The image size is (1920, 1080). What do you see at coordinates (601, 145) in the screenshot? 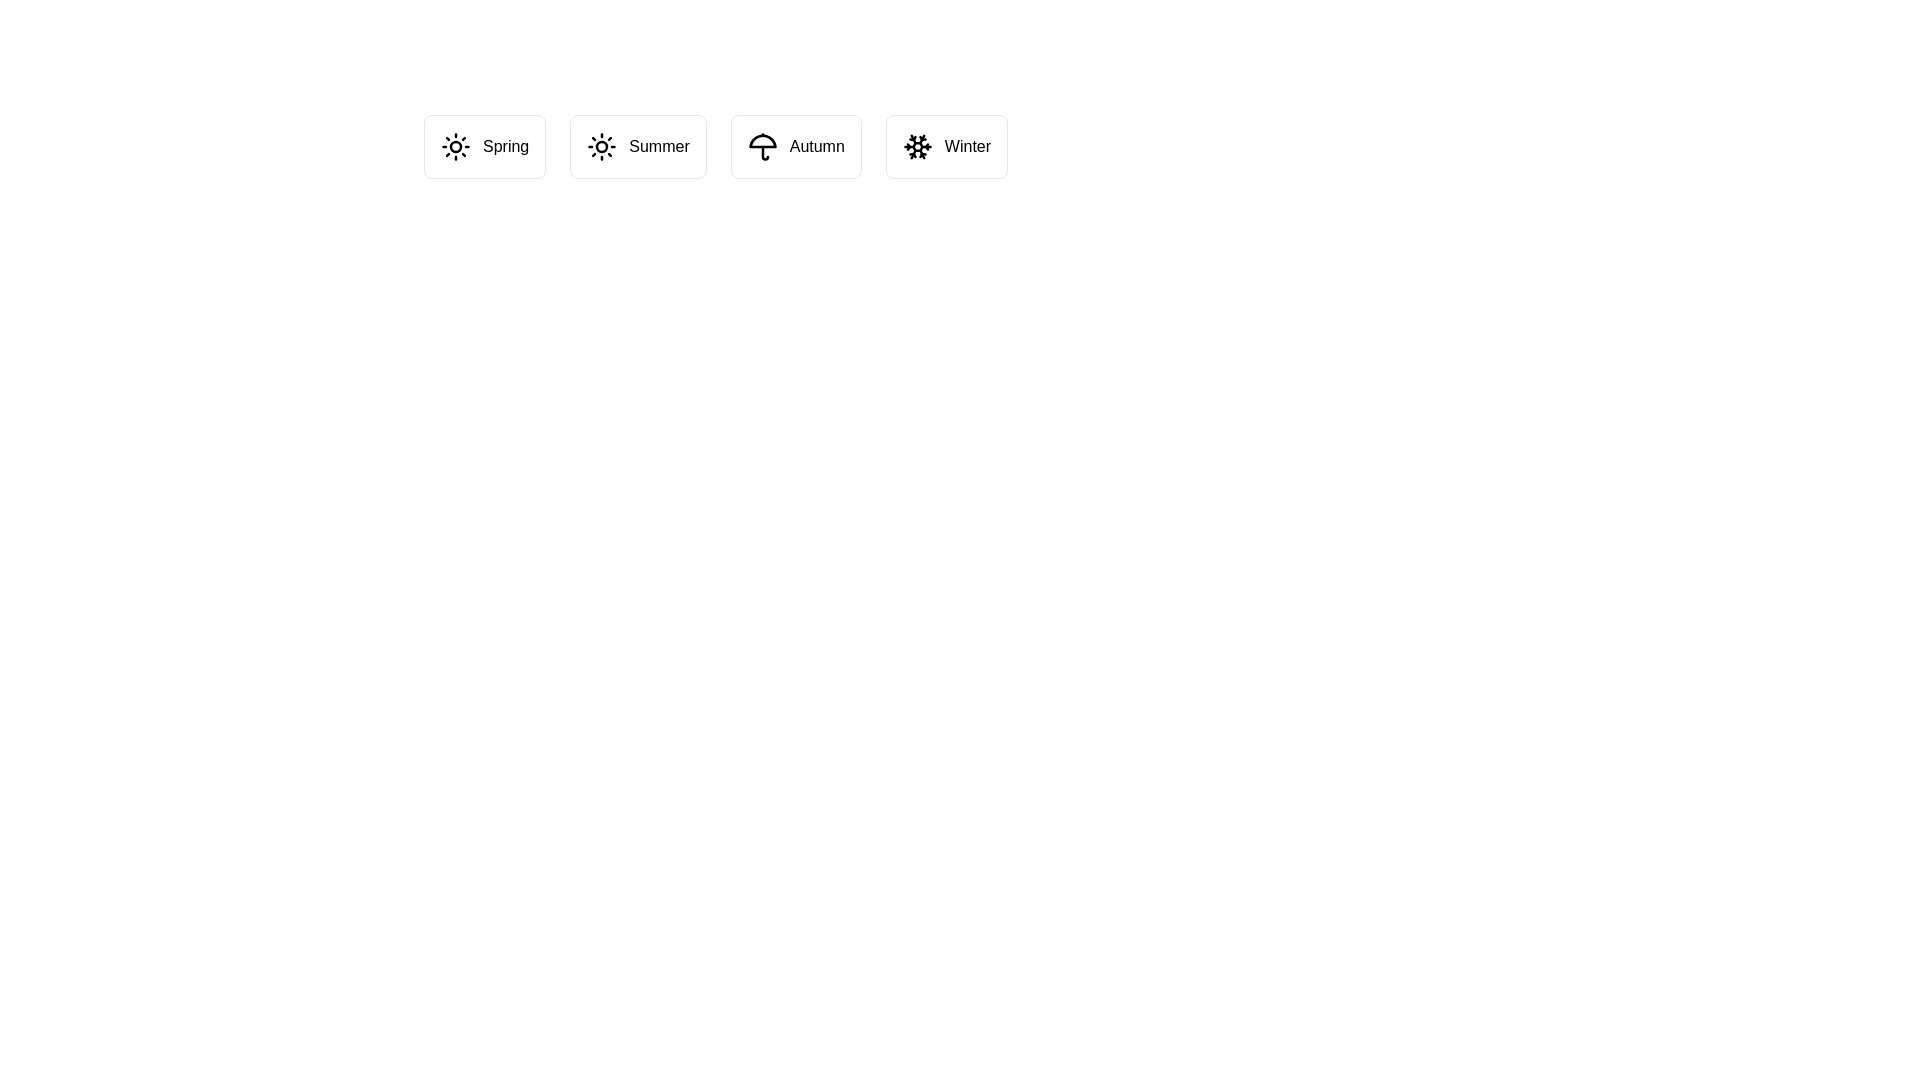
I see `the SVG Circle Element that represents the 'Summer' icon, located in the middle of the second icon in a row of seasonal symbols` at bounding box center [601, 145].